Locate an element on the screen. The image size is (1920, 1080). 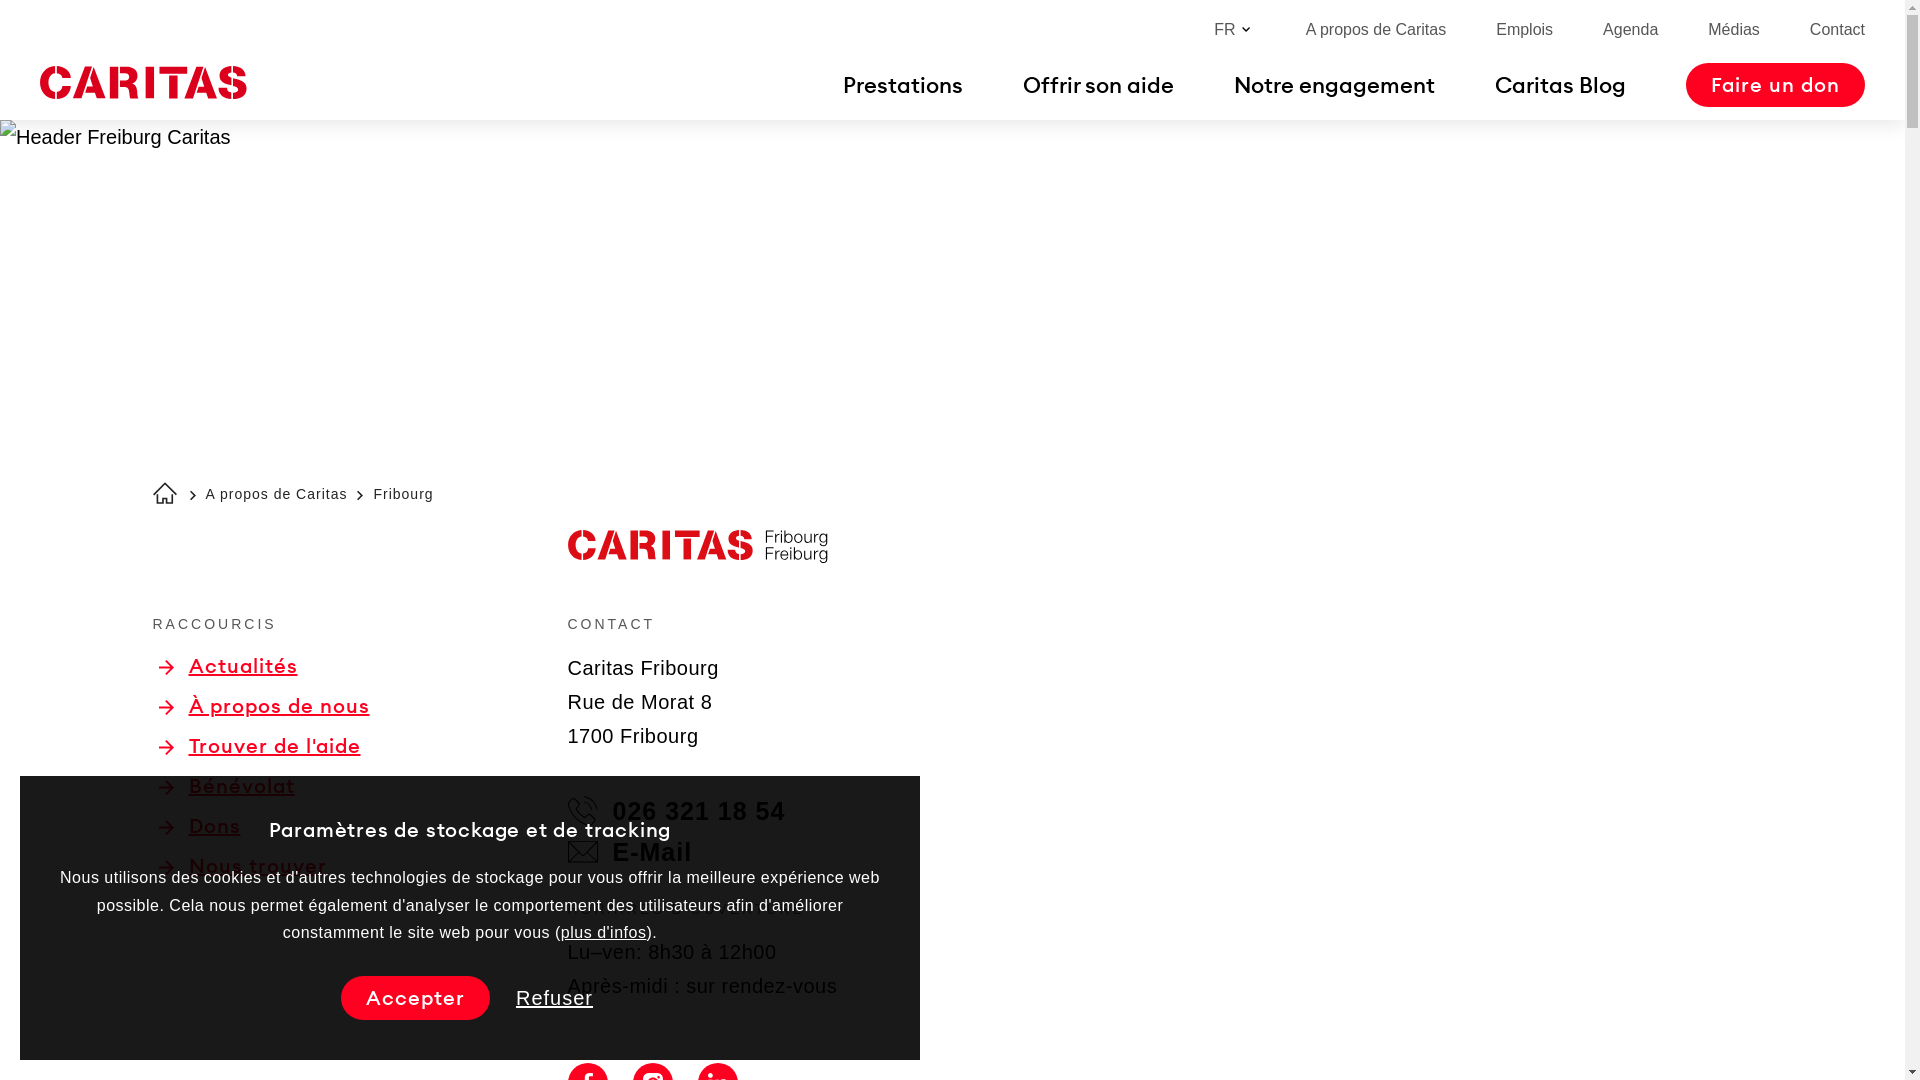
'Nous trouver' is located at coordinates (240, 865).